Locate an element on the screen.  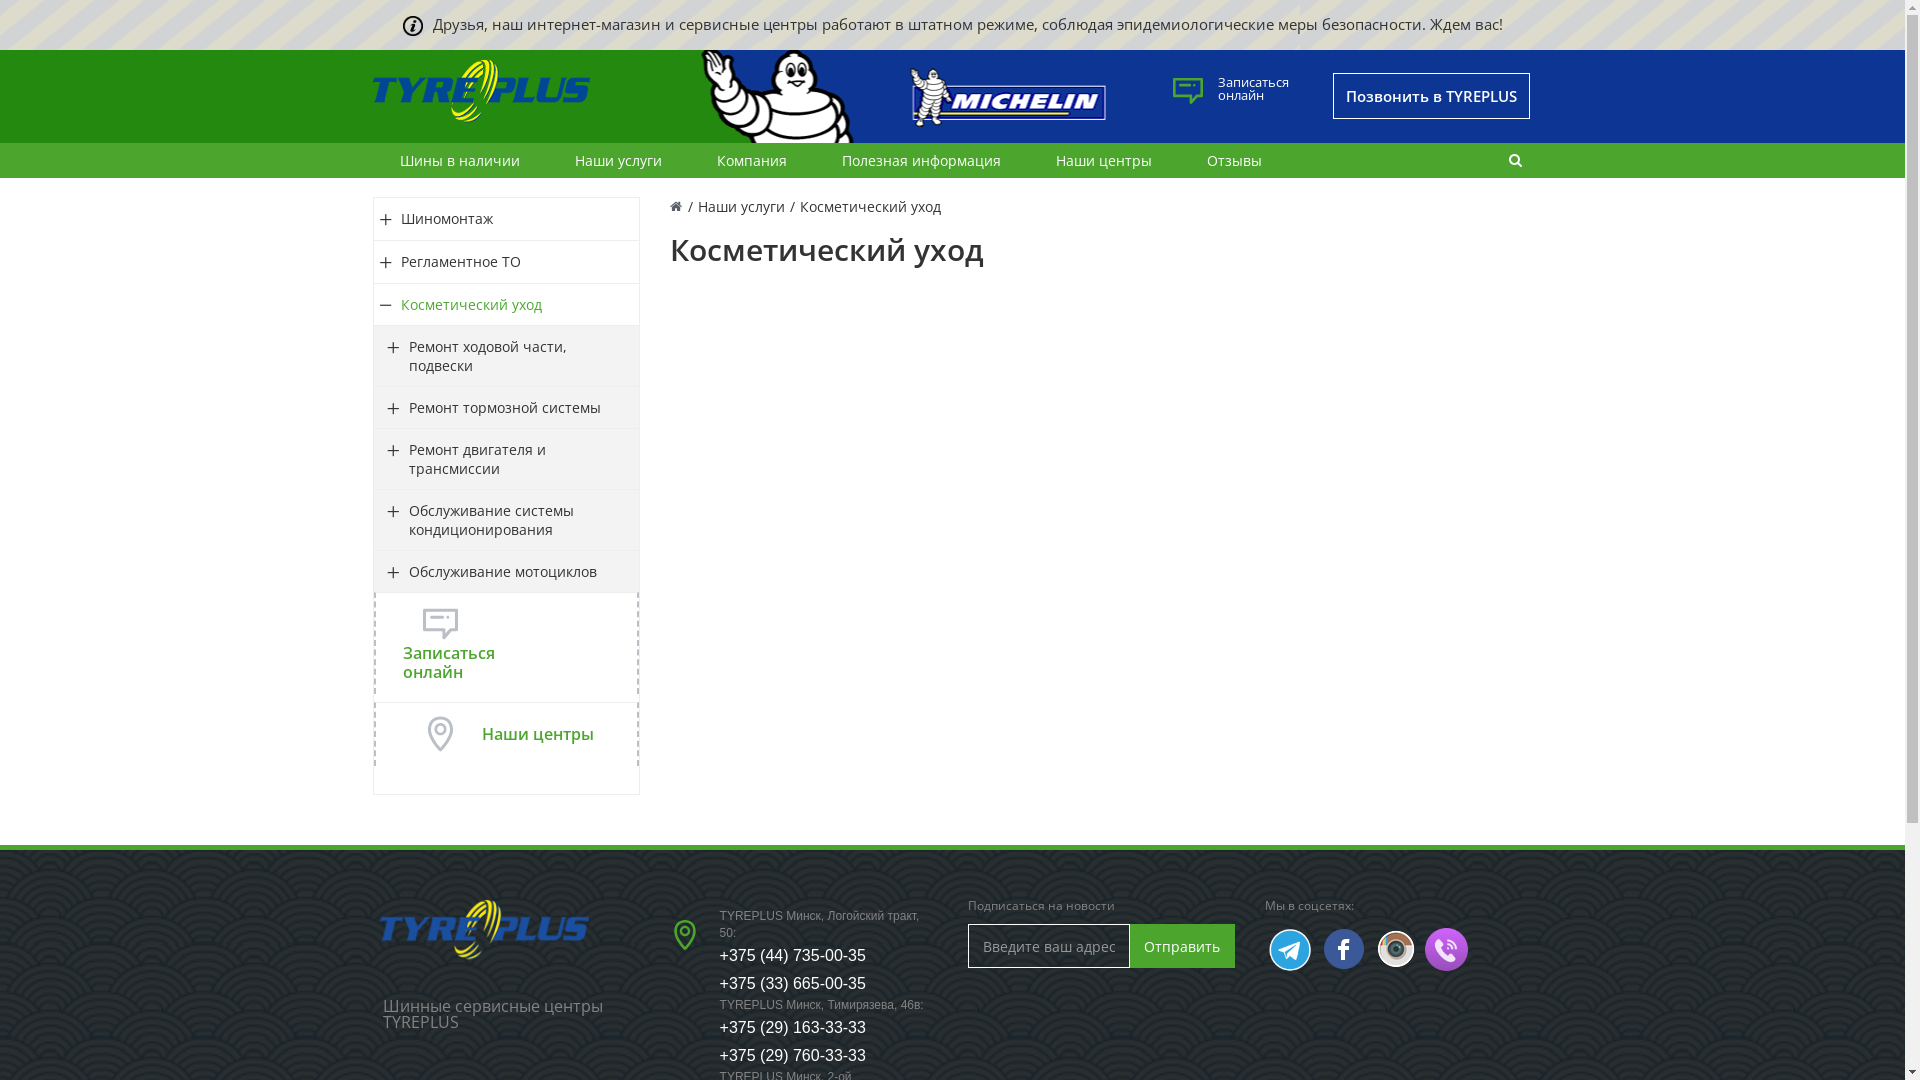
'+375 (29) 760-33-33' is located at coordinates (791, 1054).